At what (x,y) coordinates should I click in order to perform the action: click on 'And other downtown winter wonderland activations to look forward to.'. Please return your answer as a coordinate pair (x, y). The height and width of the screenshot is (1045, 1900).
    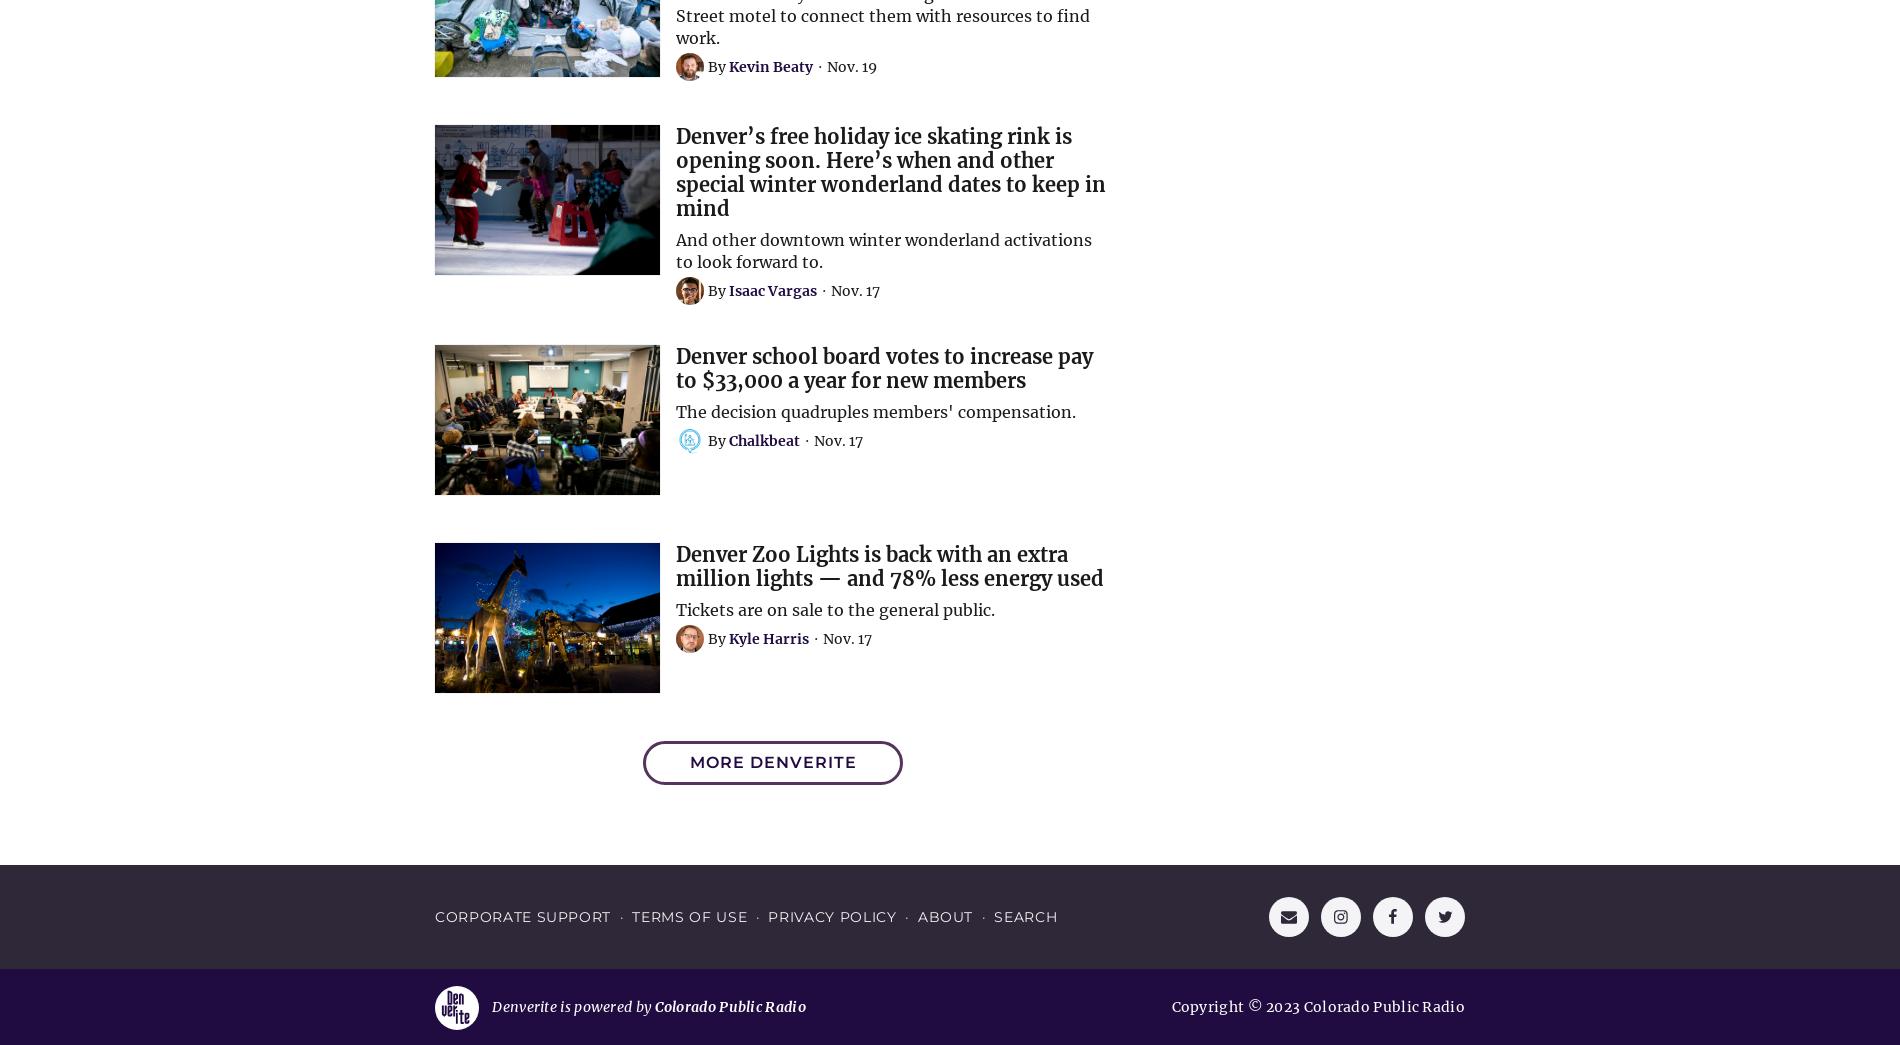
    Looking at the image, I should click on (675, 248).